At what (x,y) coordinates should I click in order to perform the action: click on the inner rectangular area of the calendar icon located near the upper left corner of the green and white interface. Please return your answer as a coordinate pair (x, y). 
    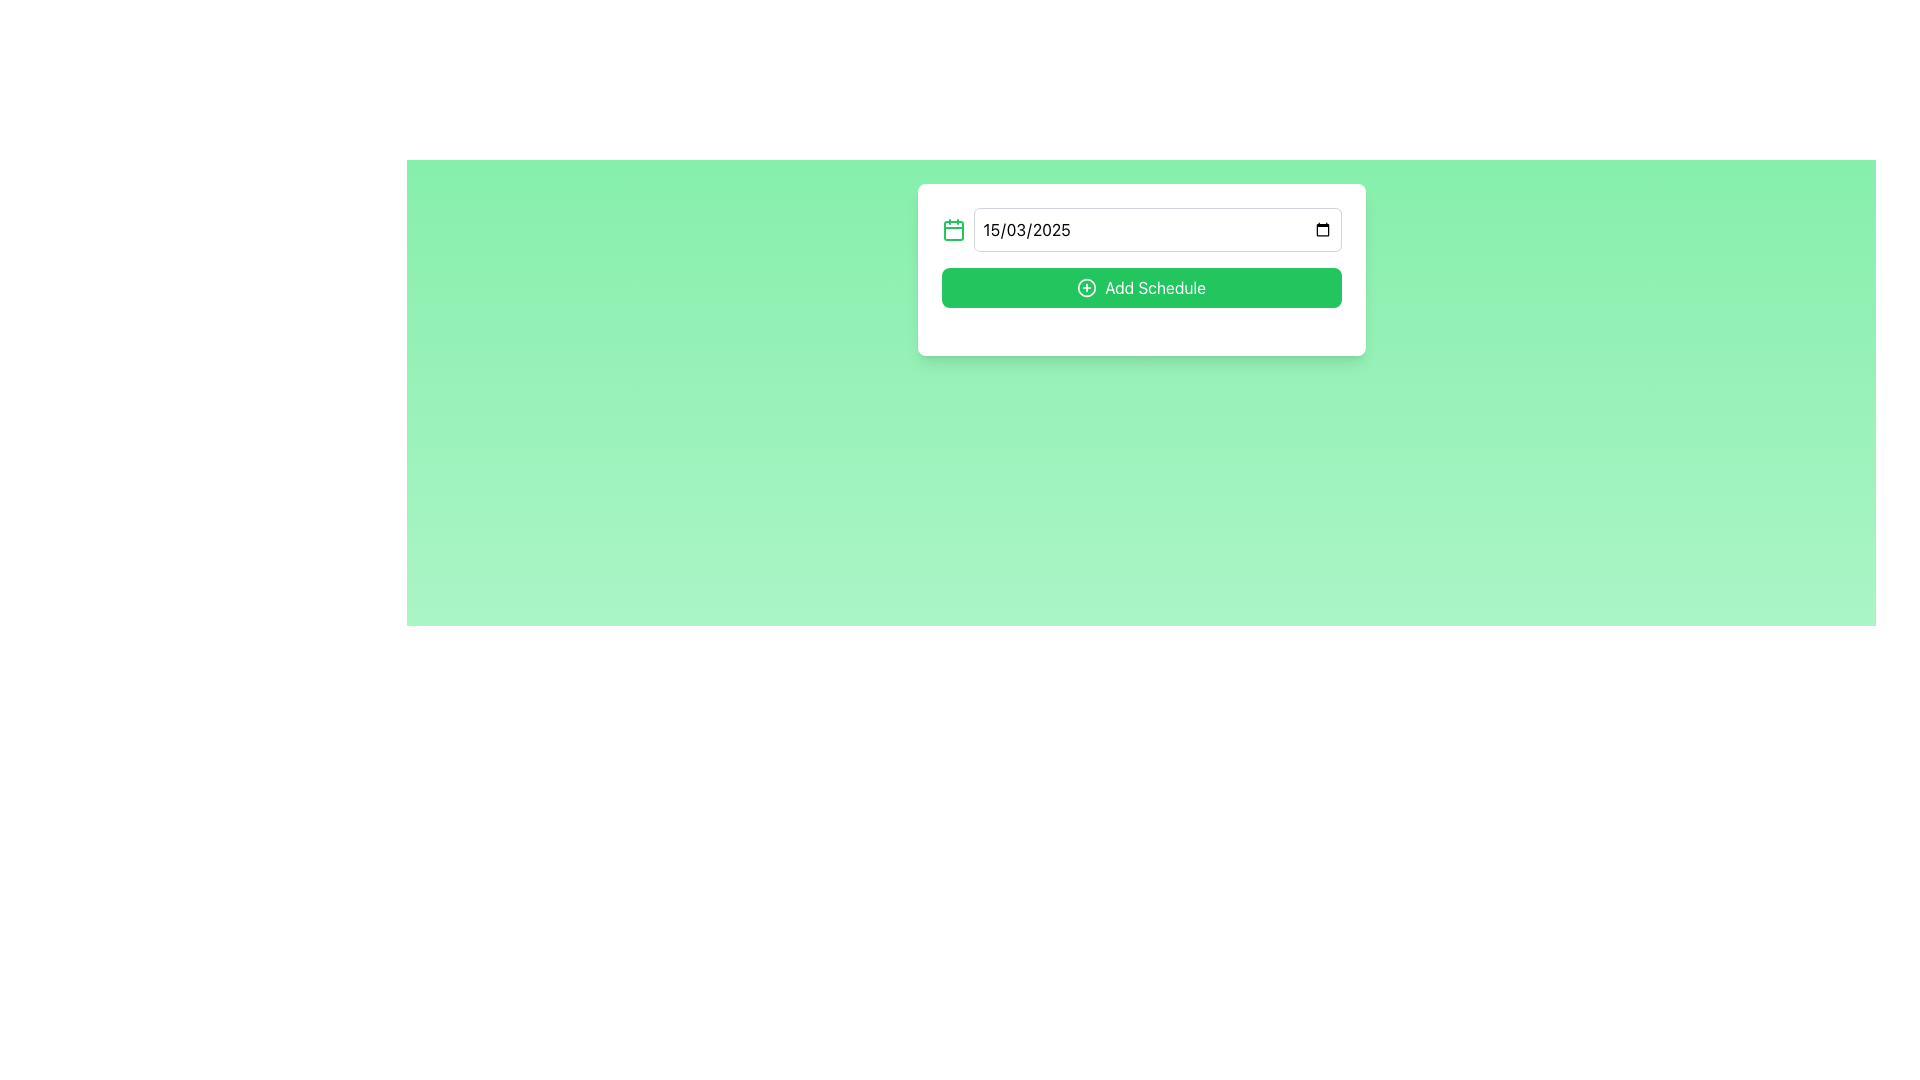
    Looking at the image, I should click on (952, 230).